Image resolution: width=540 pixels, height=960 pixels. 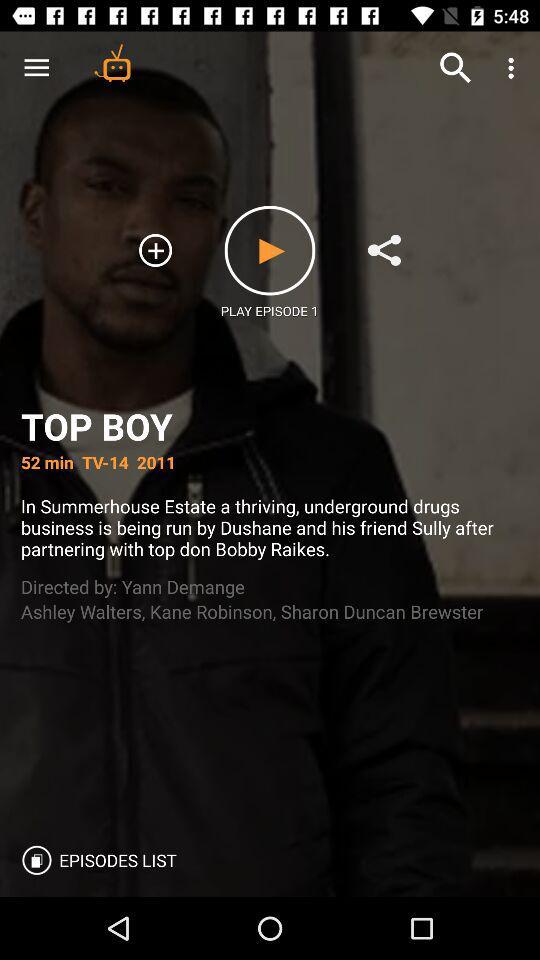 What do you see at coordinates (384, 249) in the screenshot?
I see `share video` at bounding box center [384, 249].